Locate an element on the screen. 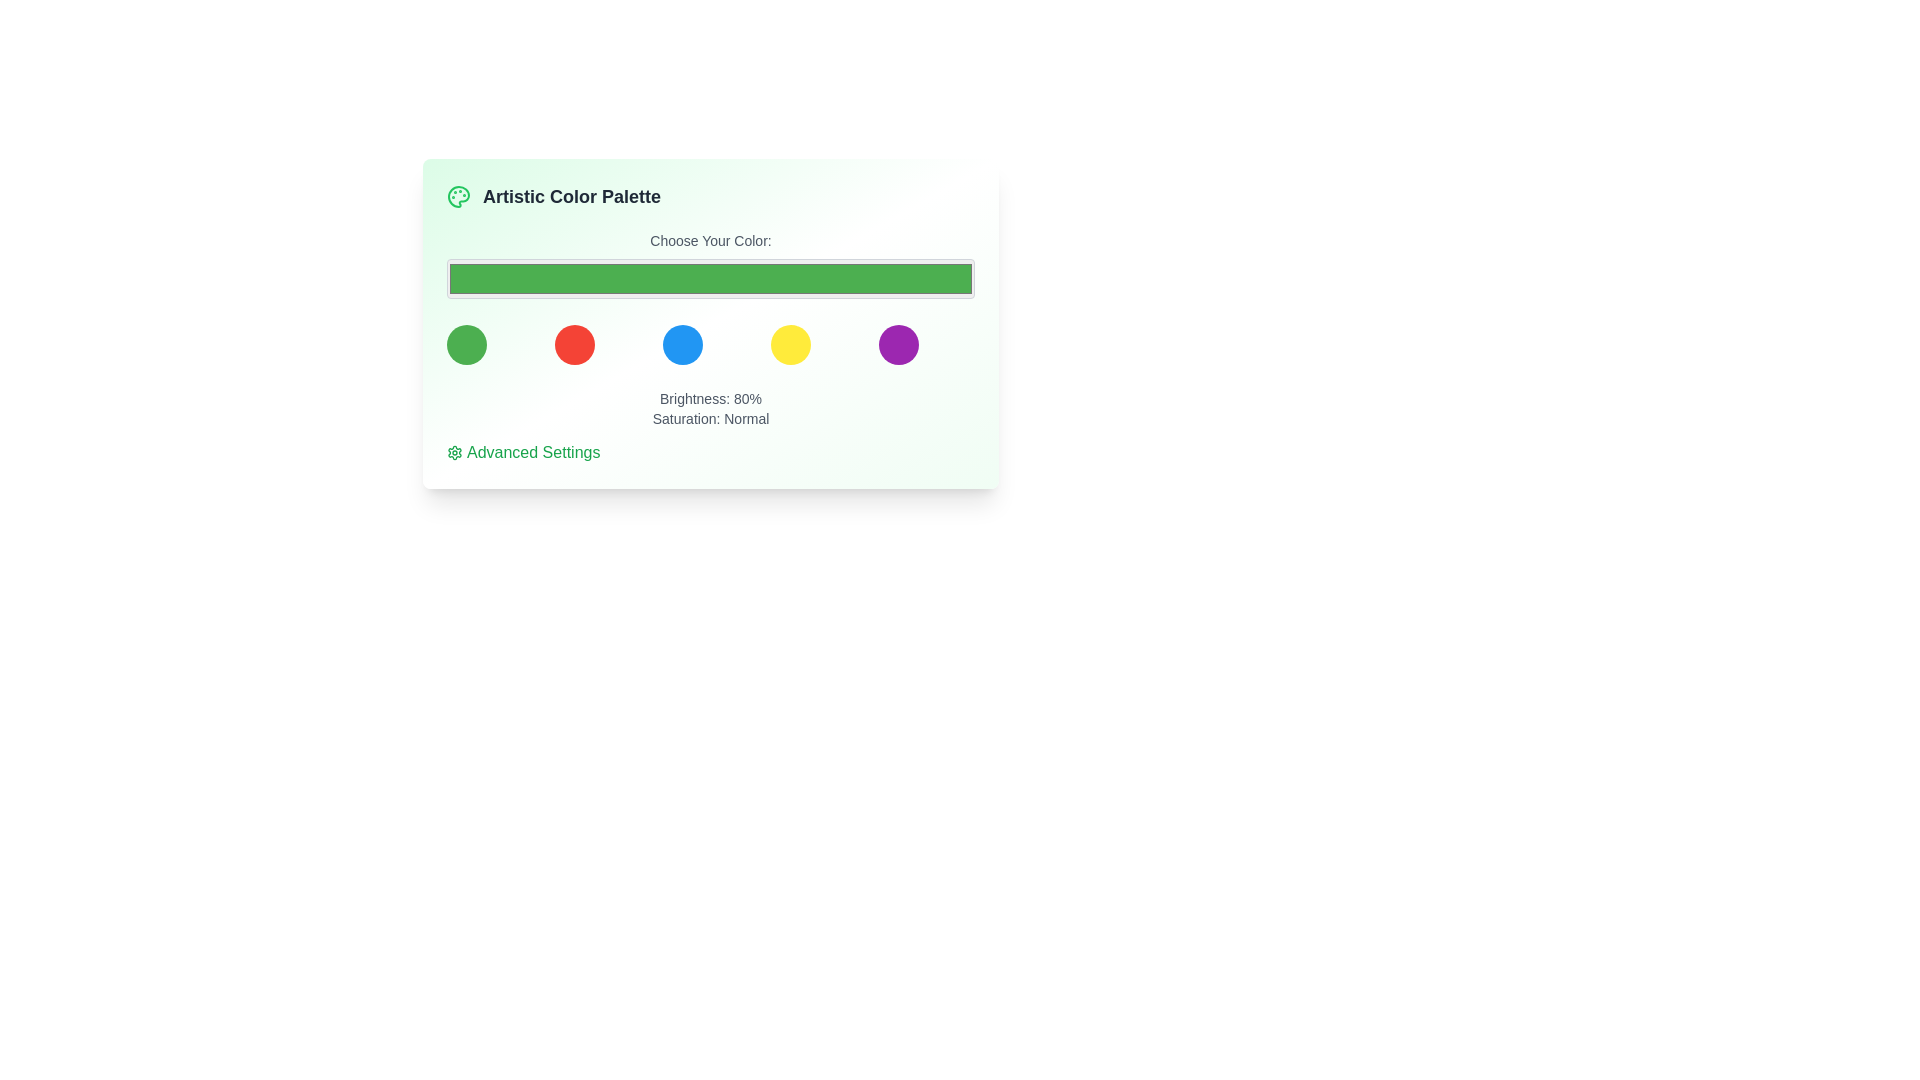 This screenshot has width=1920, height=1080. the selectable color option representing red, which is the second circular component is located at coordinates (574, 343).